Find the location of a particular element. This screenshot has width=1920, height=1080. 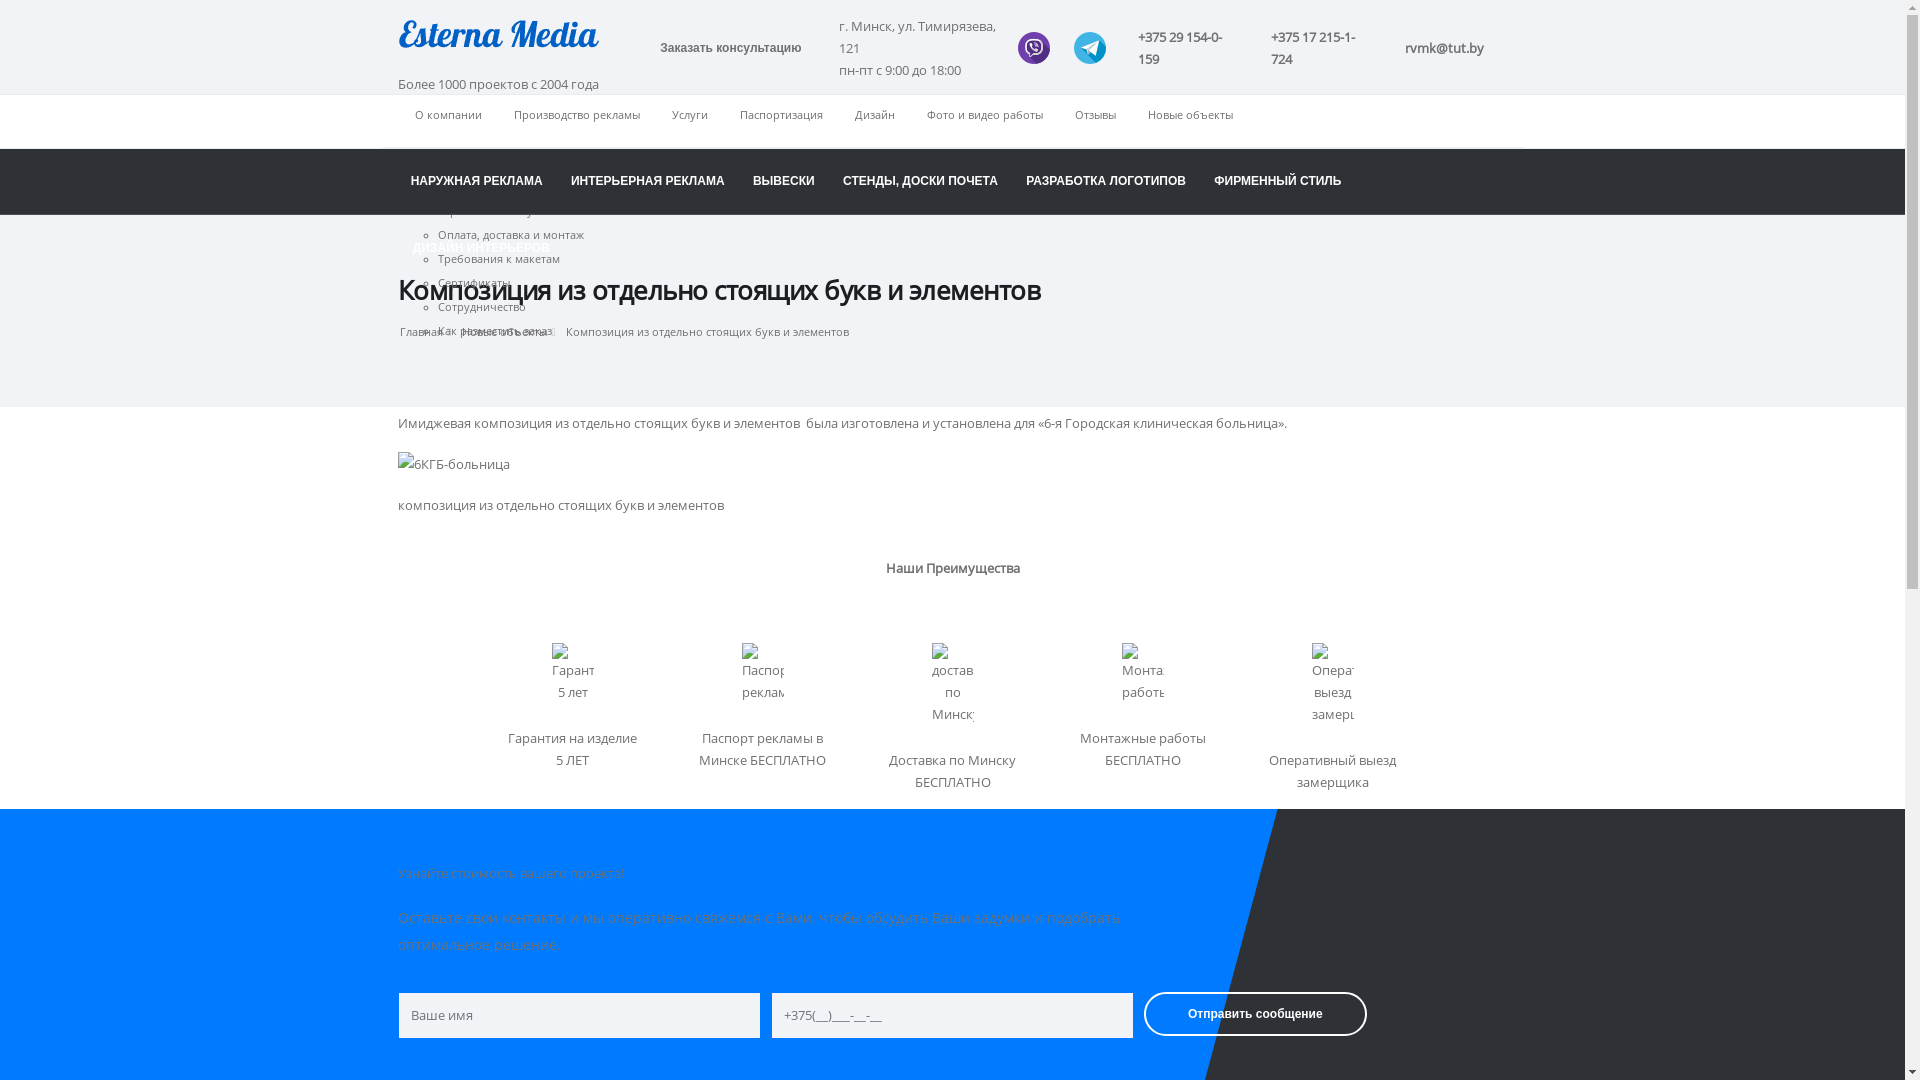

'rvmk@tut.by' is located at coordinates (1443, 45).